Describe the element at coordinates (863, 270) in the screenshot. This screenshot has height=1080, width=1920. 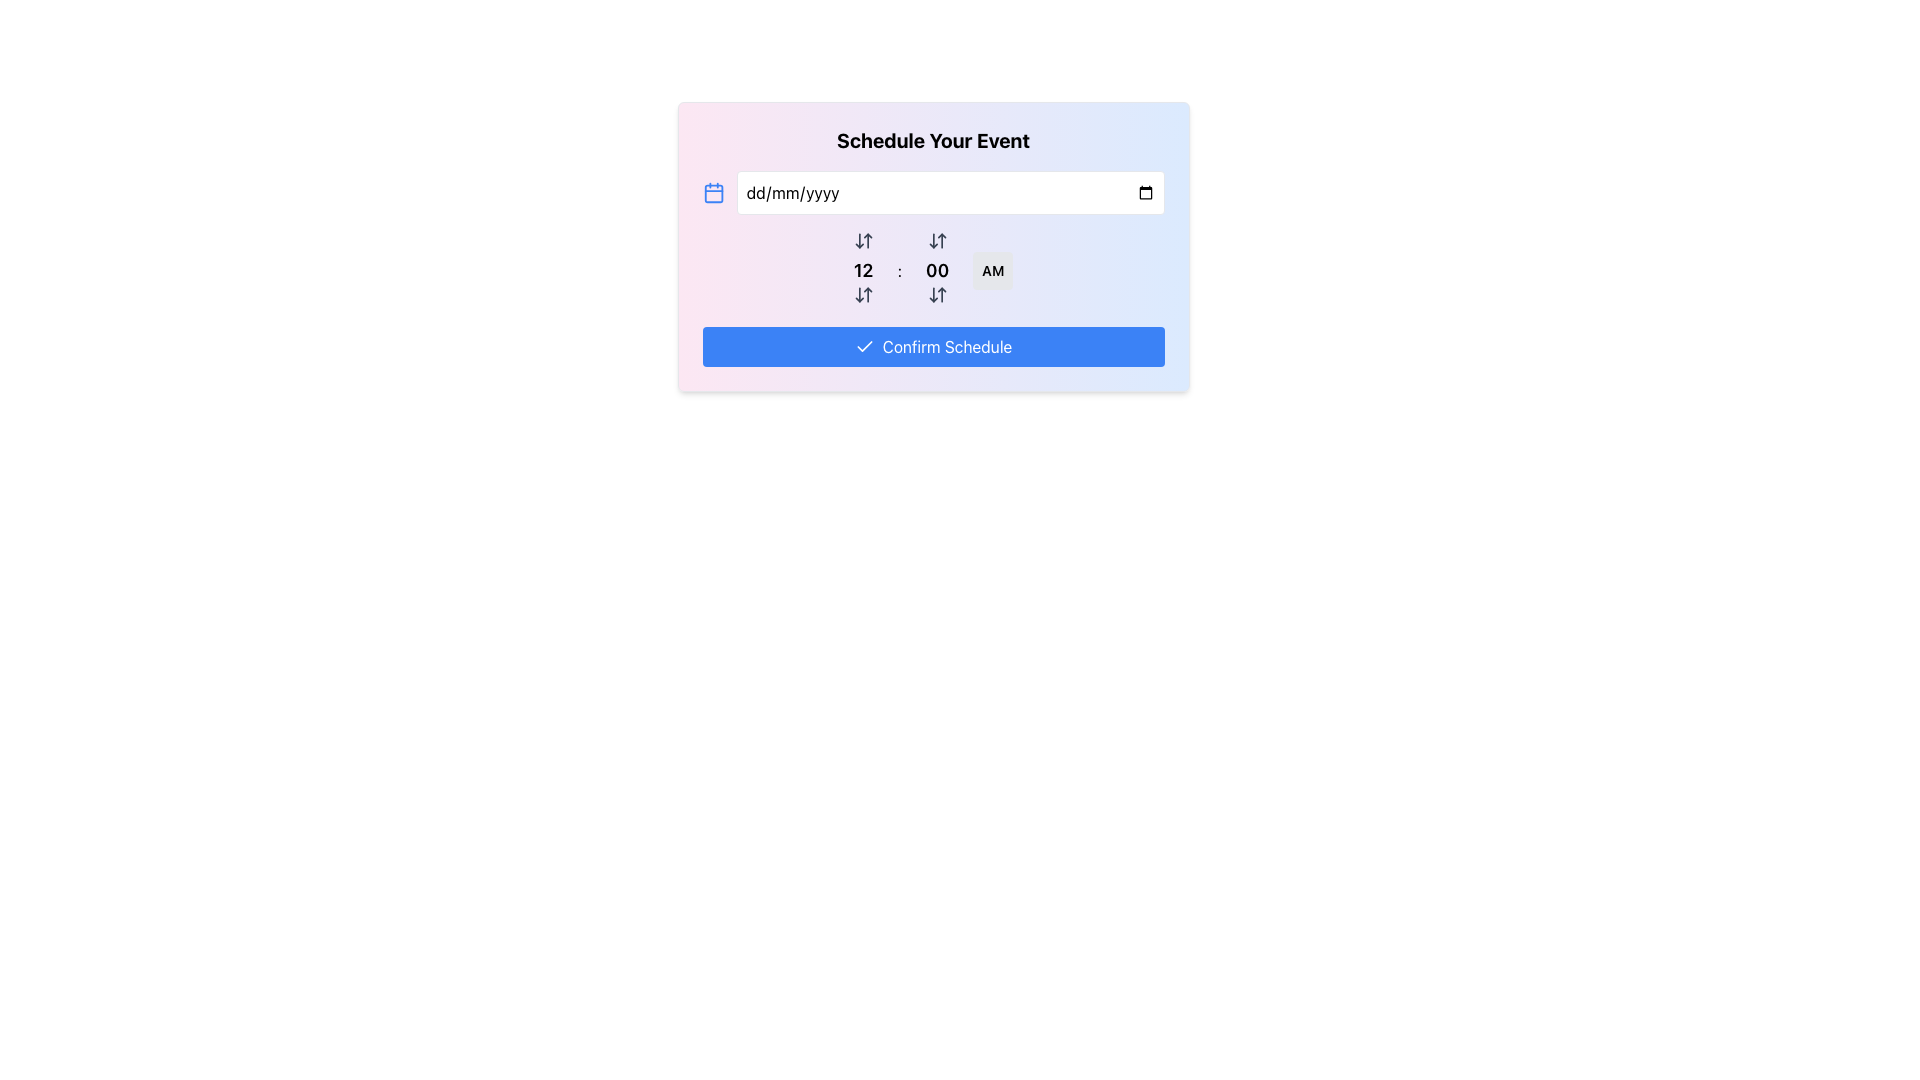
I see `the hour component display in the time picker interface, which shows the hour value and is positioned between the increment and decrement controls` at that location.